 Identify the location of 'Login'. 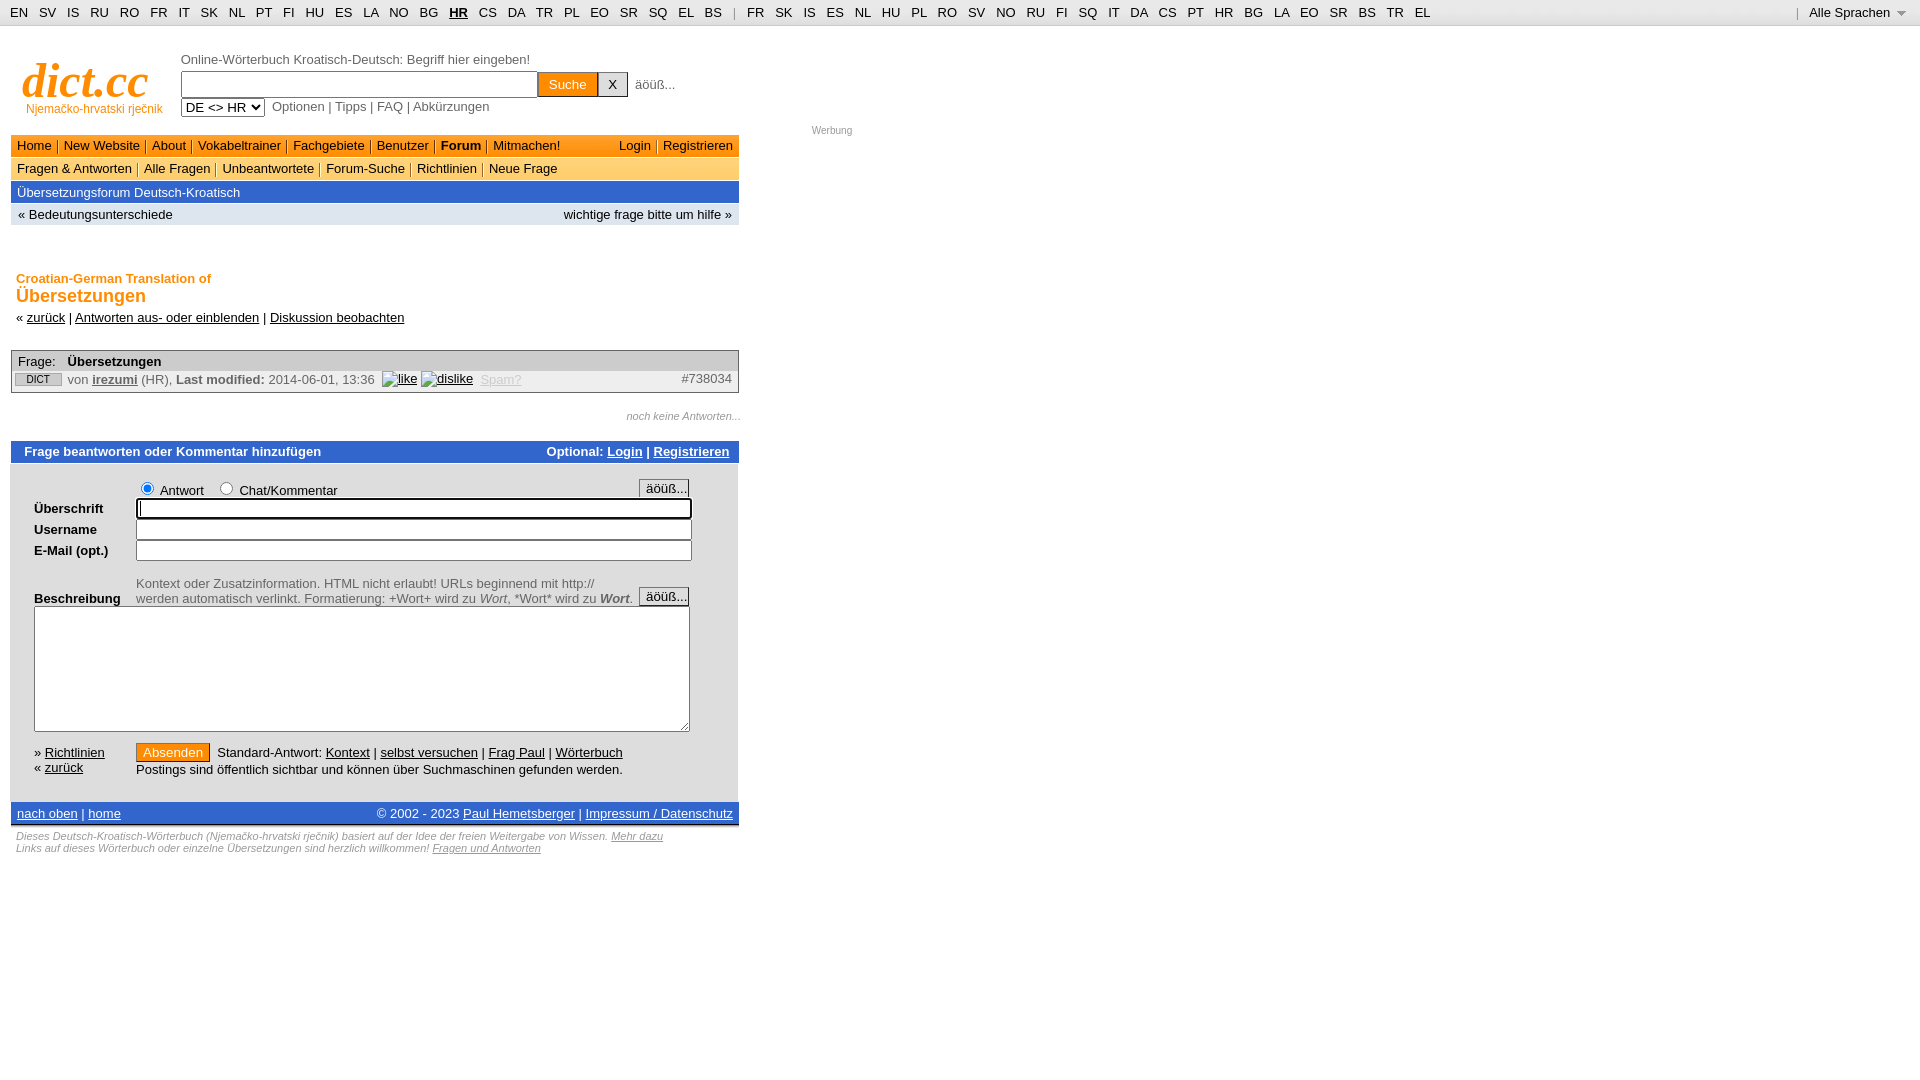
(623, 451).